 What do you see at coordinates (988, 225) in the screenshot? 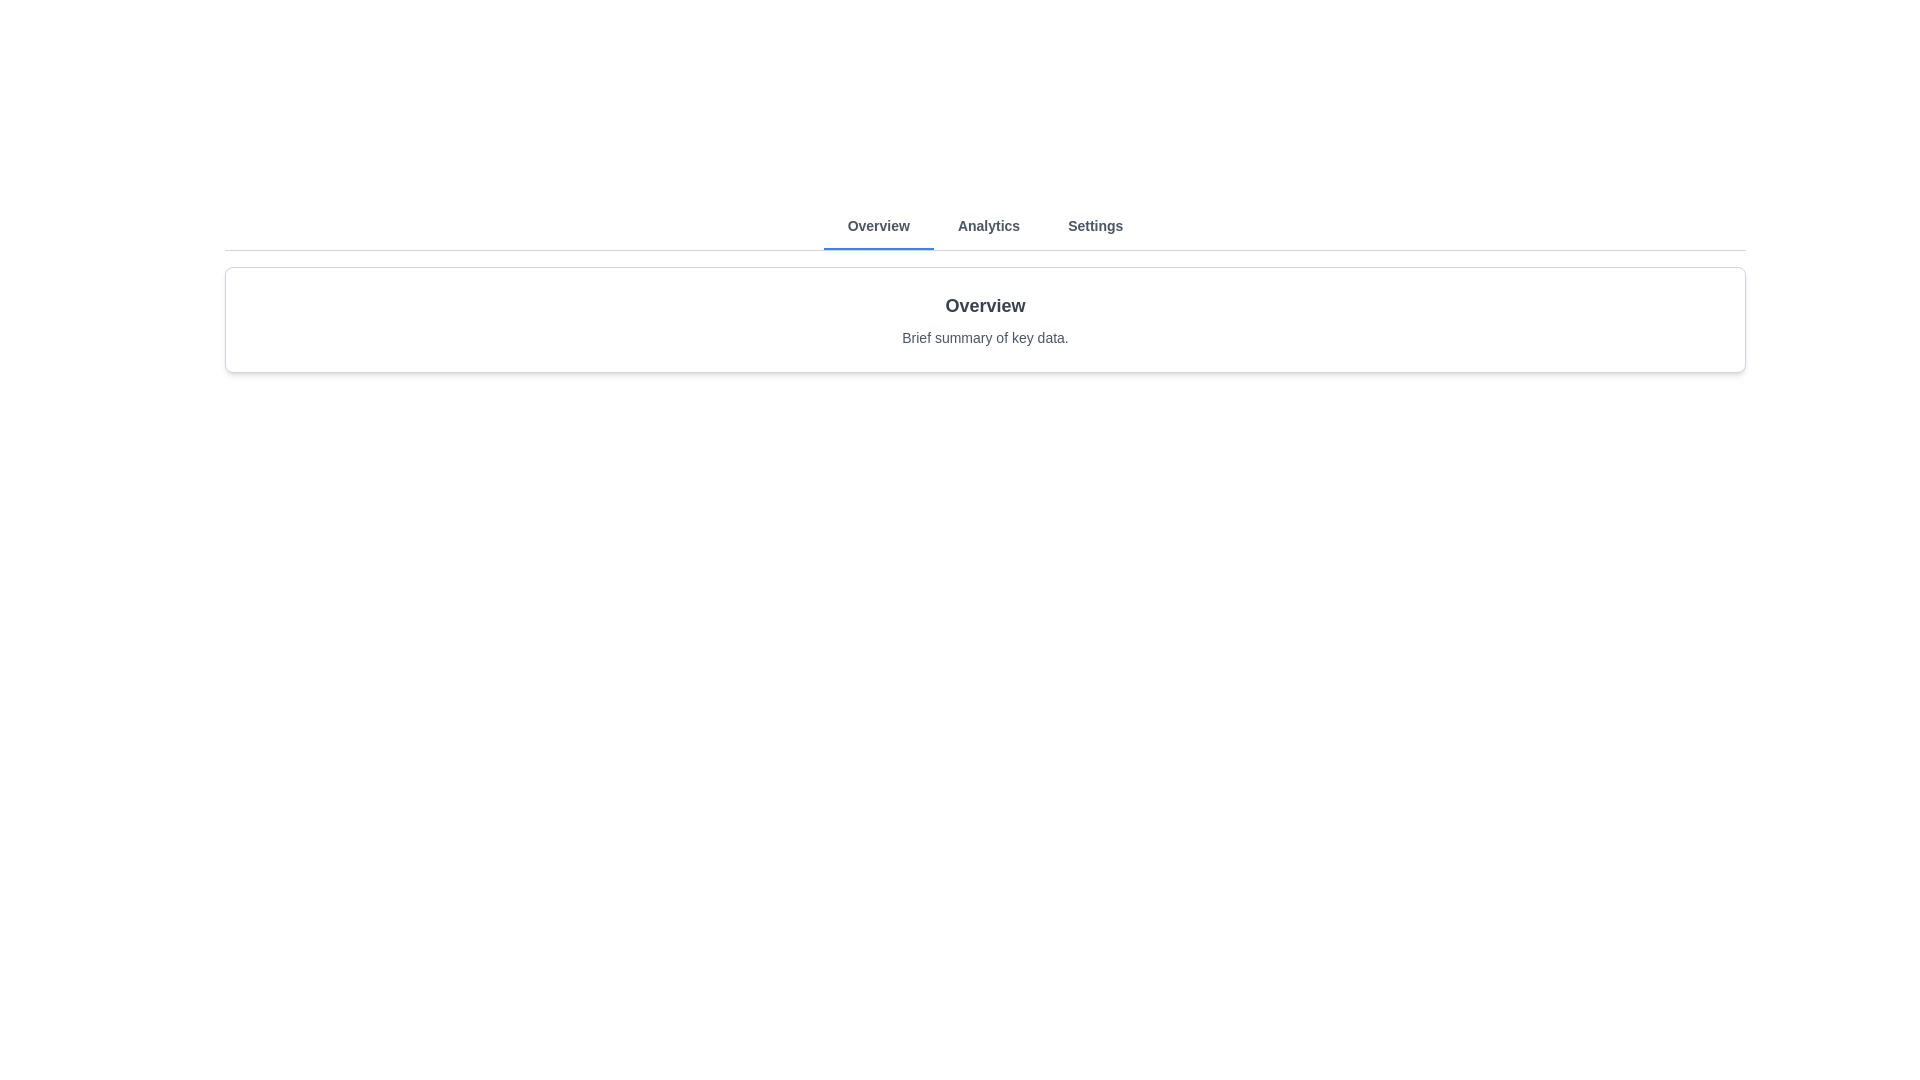
I see `the Analytics tab` at bounding box center [988, 225].